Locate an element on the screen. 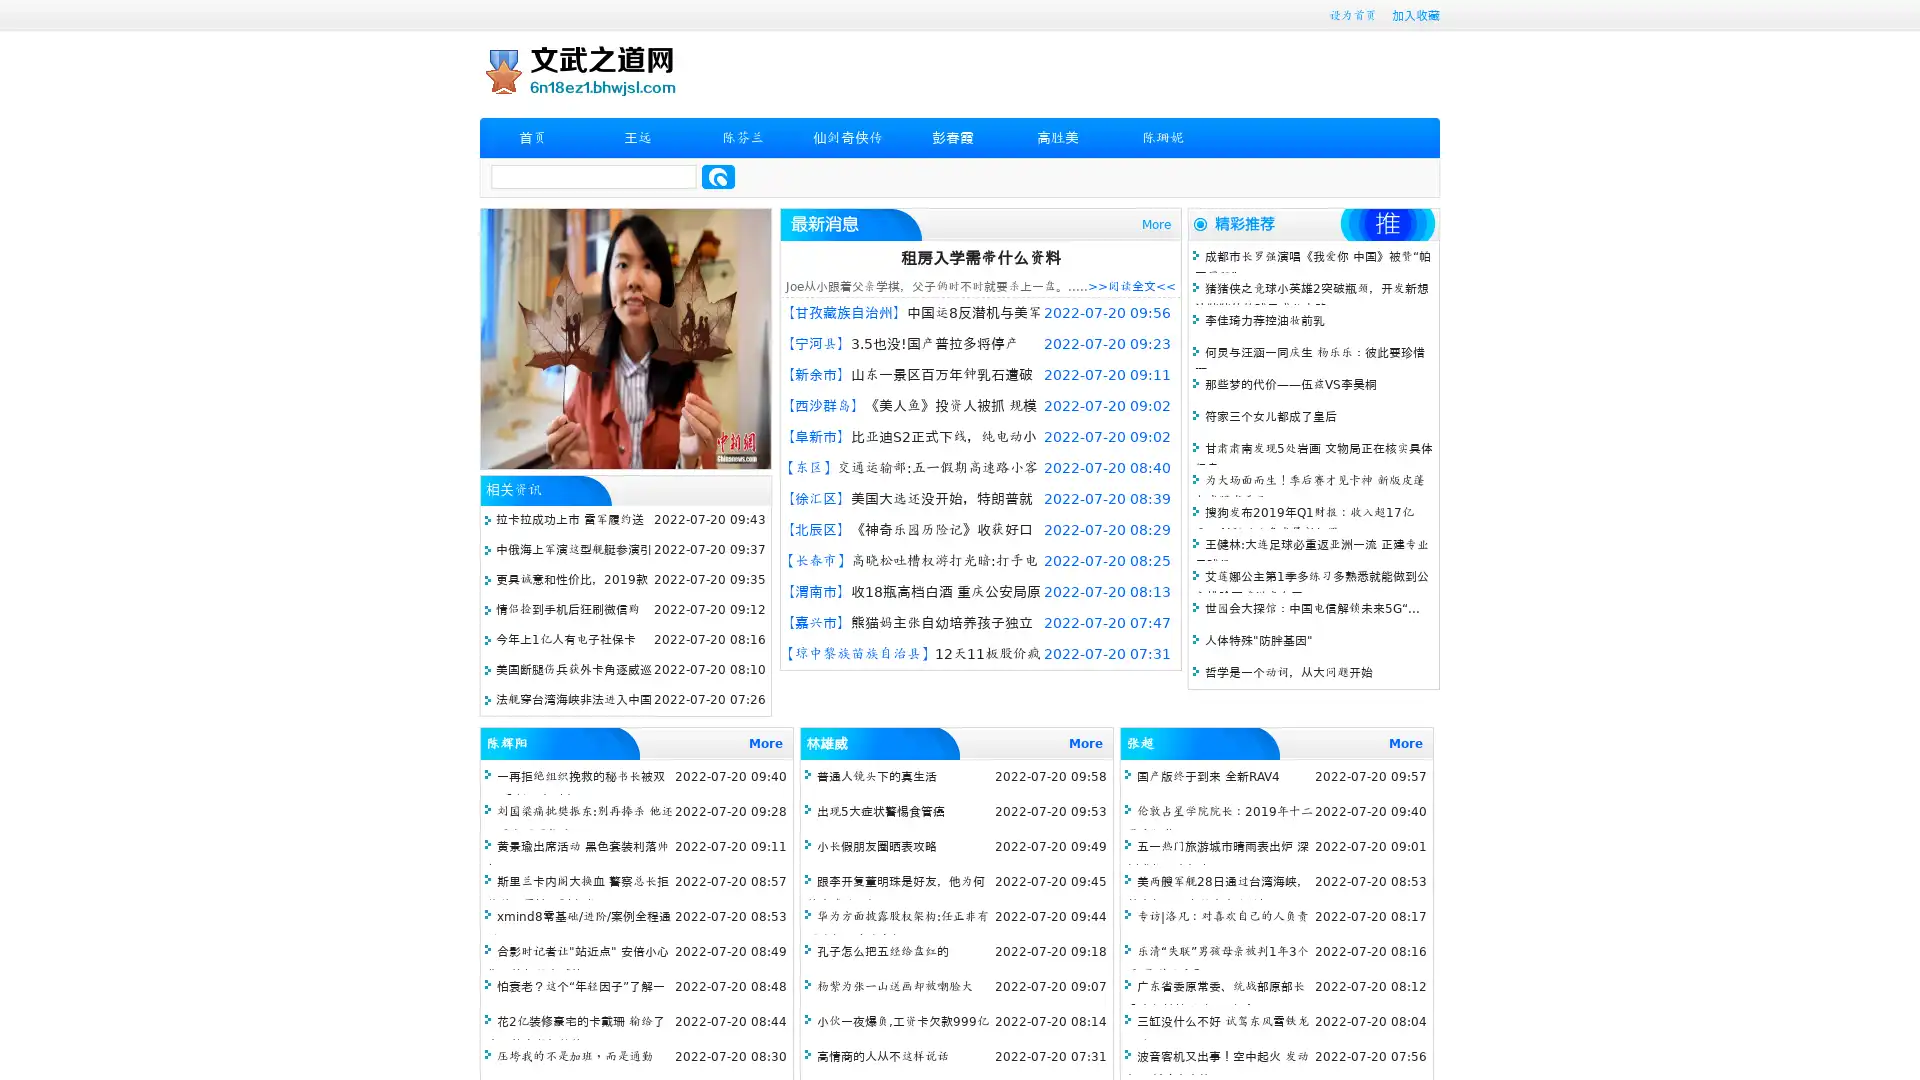  Search is located at coordinates (718, 176).